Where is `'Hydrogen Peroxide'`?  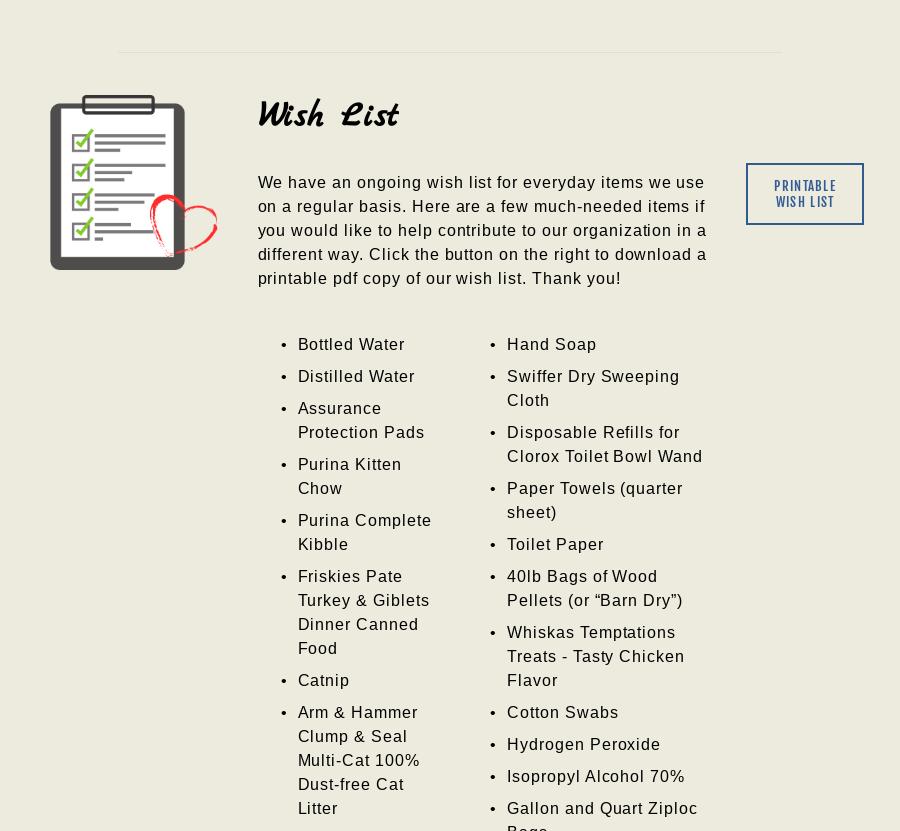 'Hydrogen Peroxide' is located at coordinates (583, 744).